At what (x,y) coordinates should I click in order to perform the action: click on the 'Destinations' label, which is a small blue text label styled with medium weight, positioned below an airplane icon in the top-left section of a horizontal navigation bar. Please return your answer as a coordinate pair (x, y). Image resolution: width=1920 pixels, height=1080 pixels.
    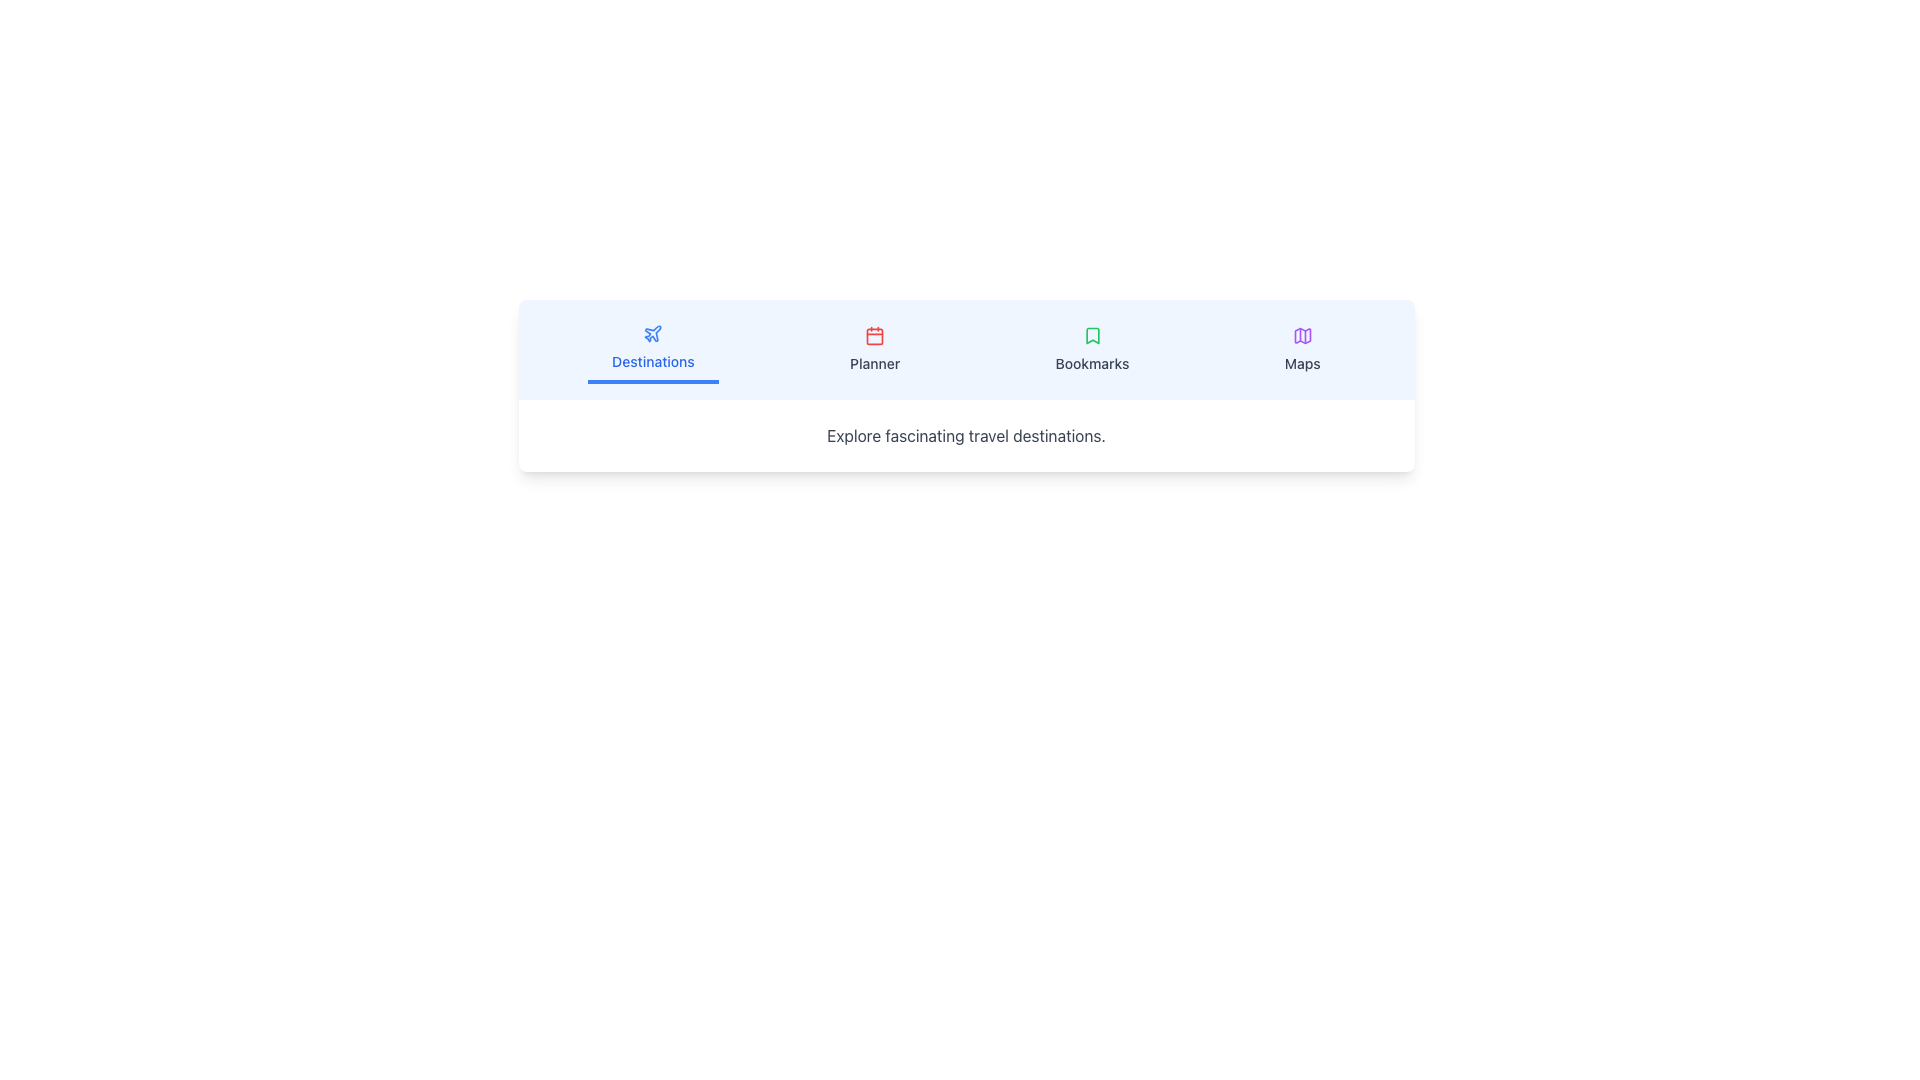
    Looking at the image, I should click on (653, 362).